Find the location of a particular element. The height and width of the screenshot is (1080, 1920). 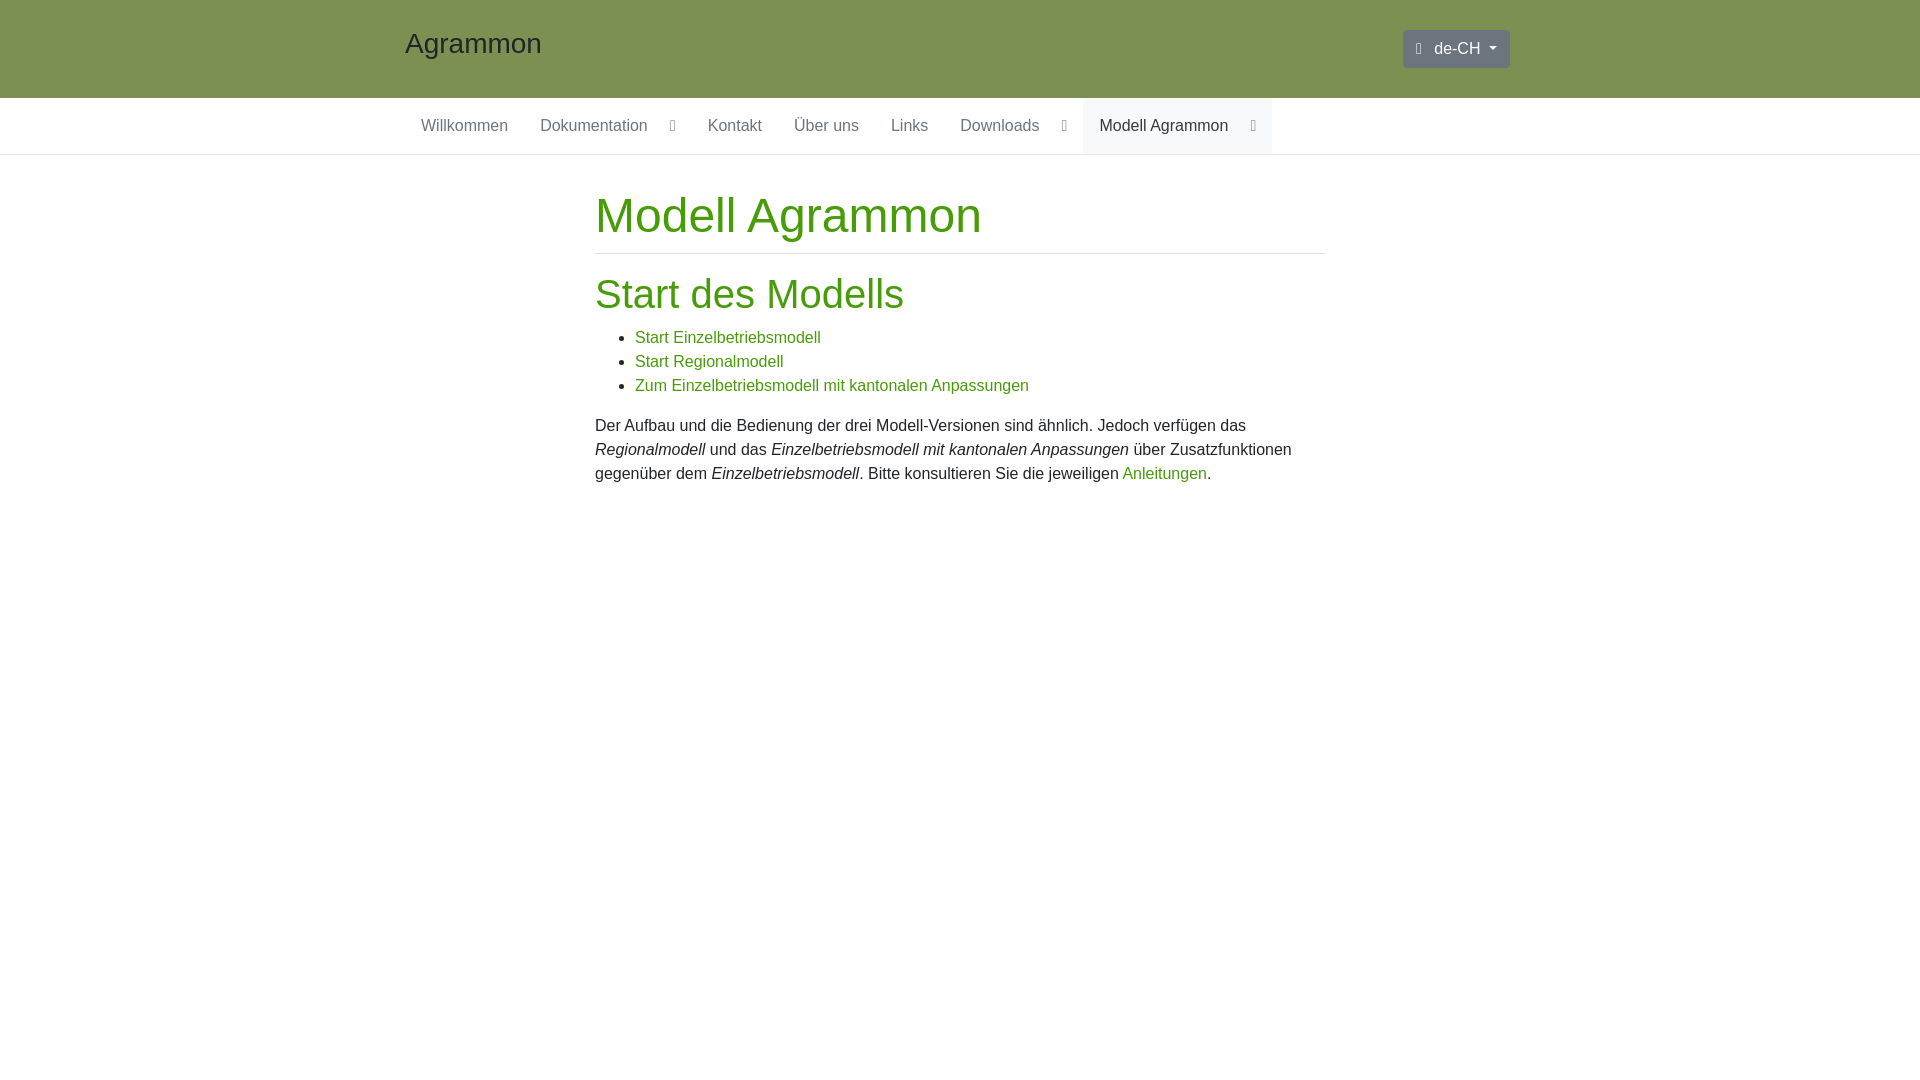

'Display Downloads submenu pages' is located at coordinates (1064, 126).